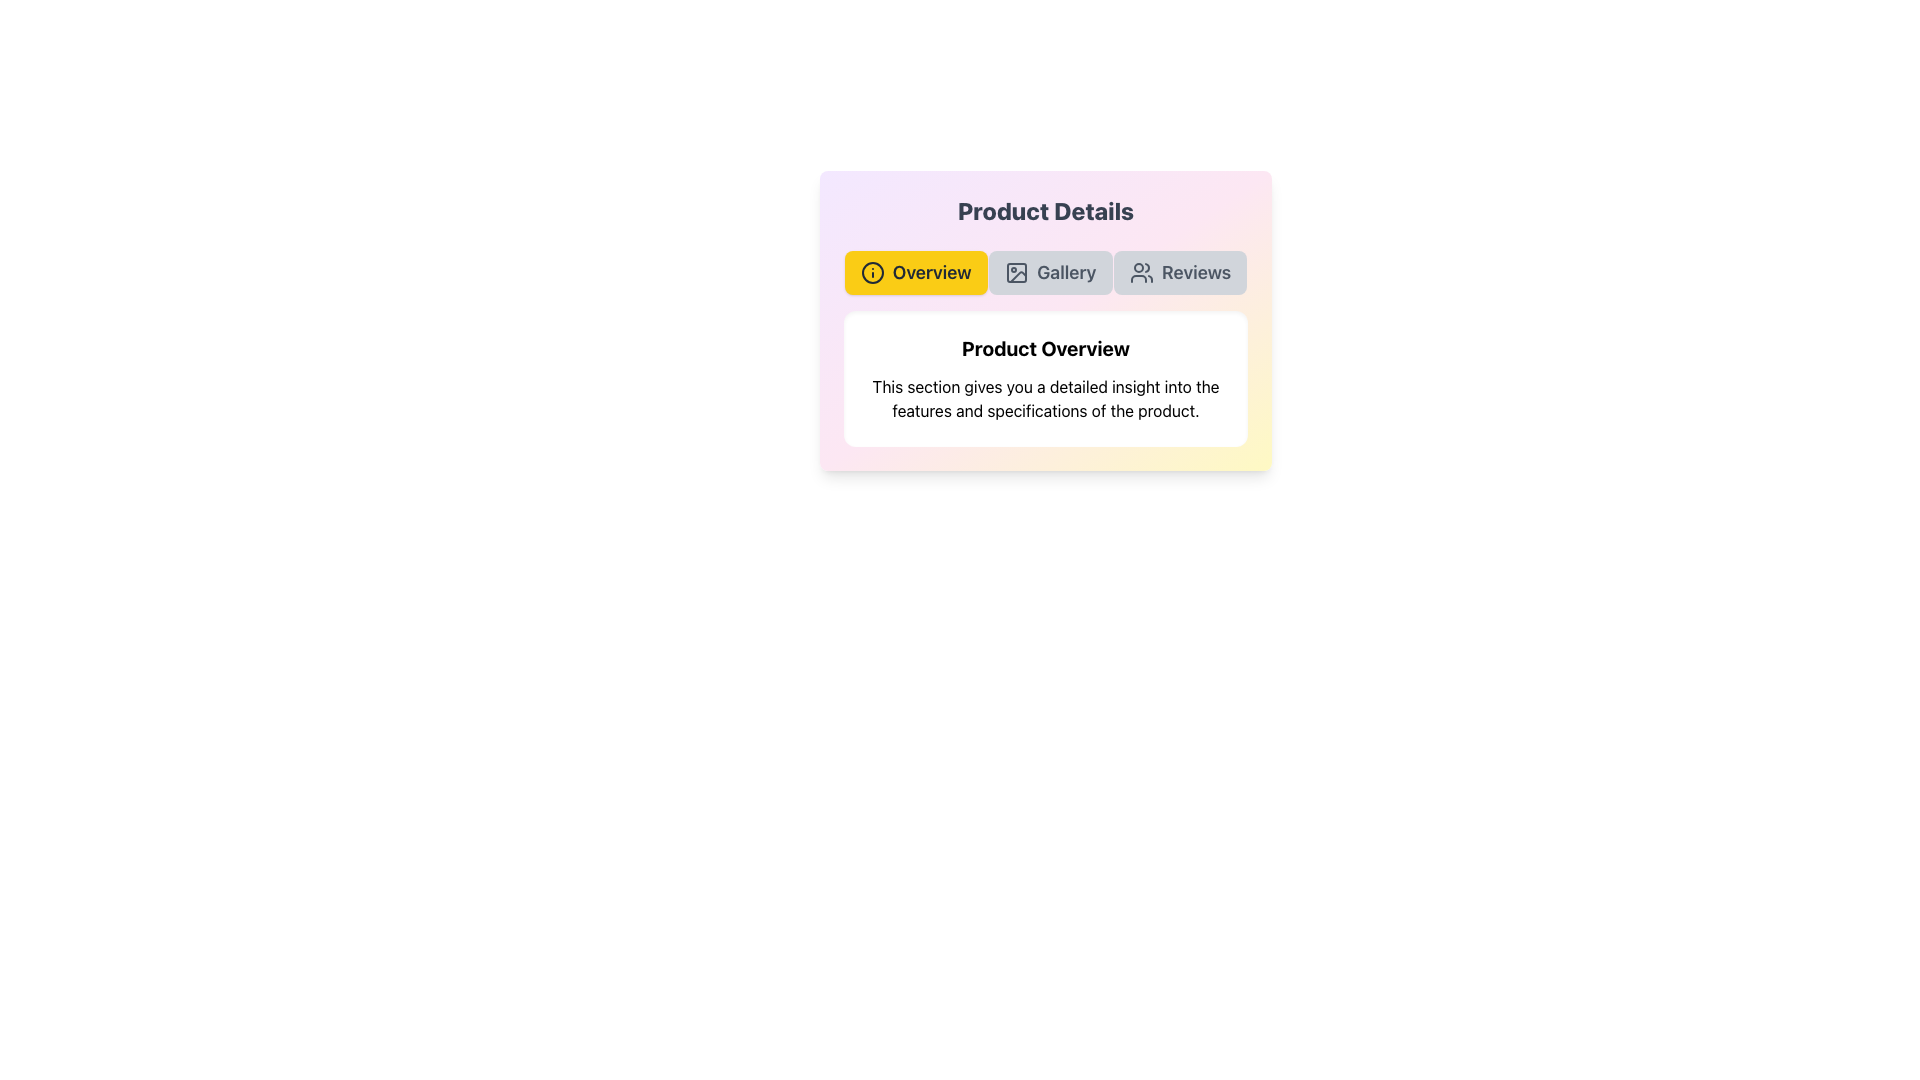  What do you see at coordinates (1142, 273) in the screenshot?
I see `the small icon depicting two abstract human figures, which is part of the 'Reviews' button group located in the navigation bar of the 'Product Details' section` at bounding box center [1142, 273].